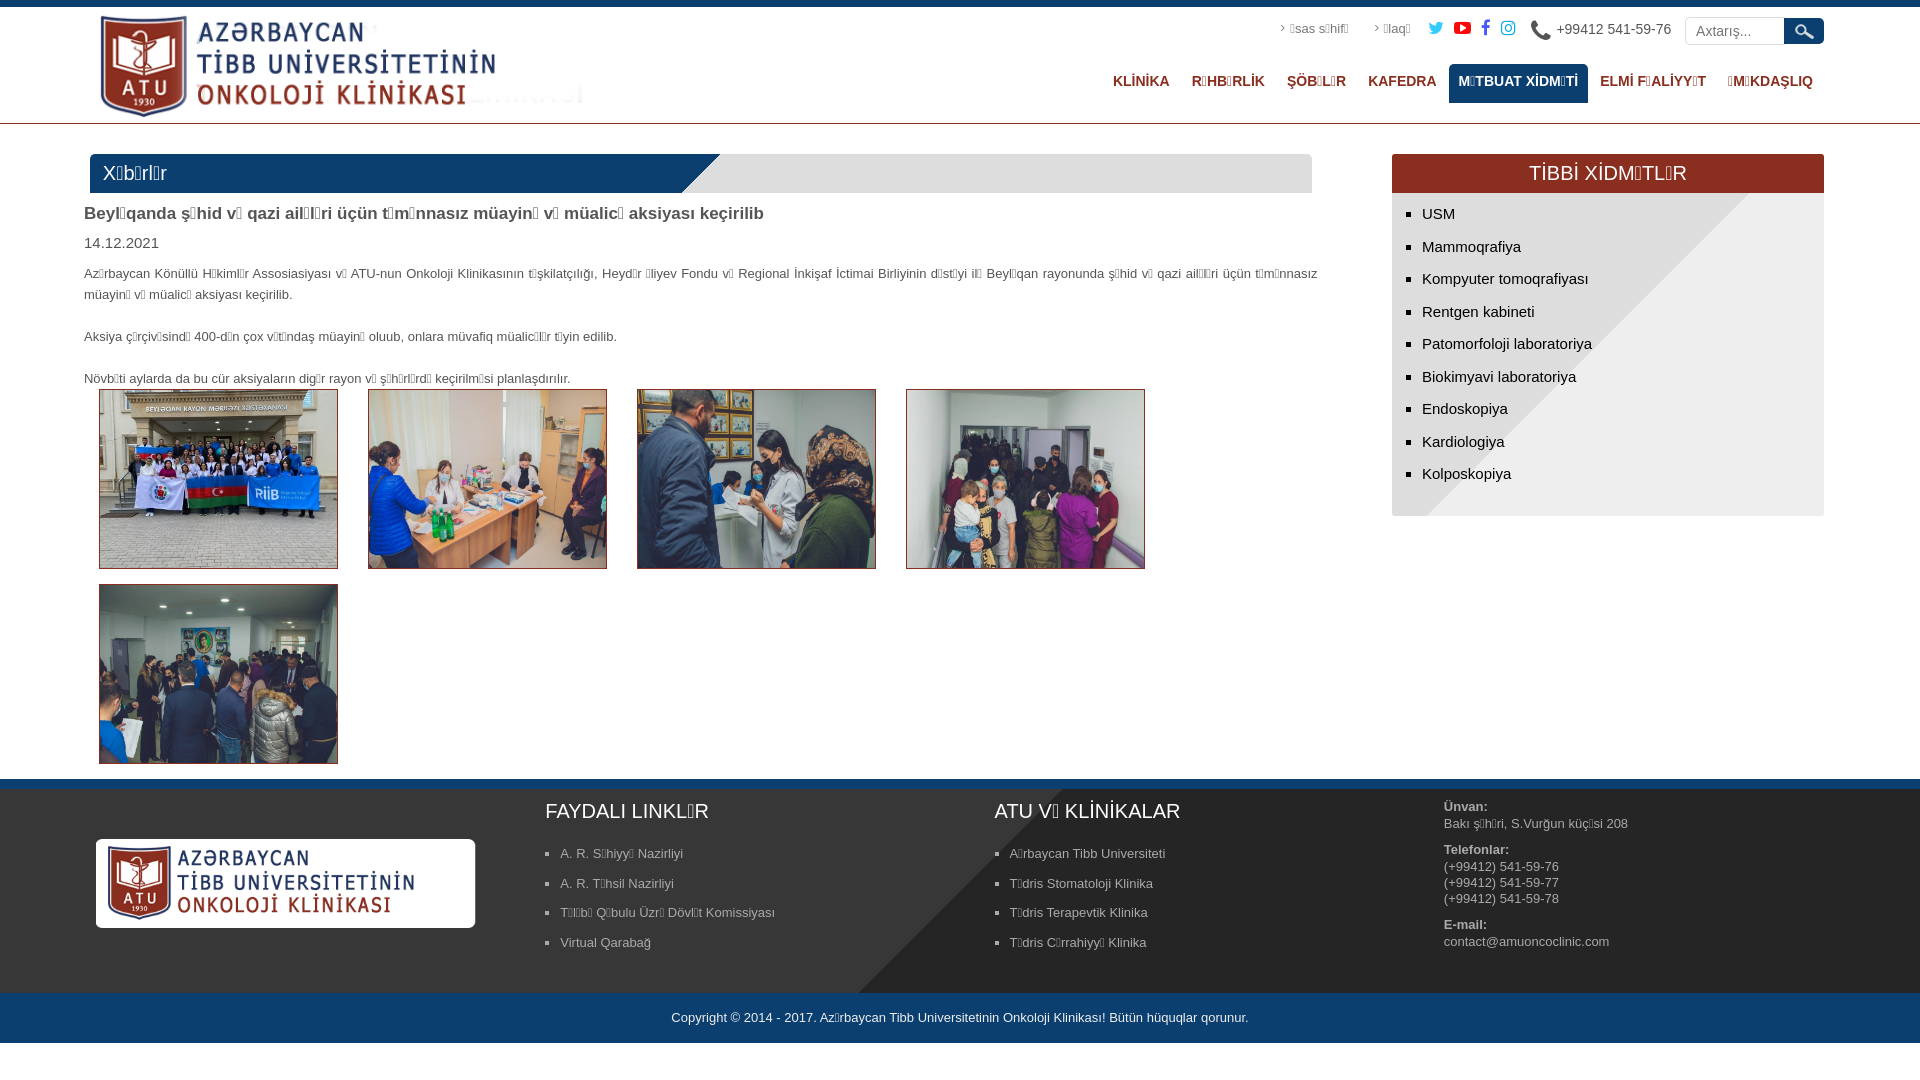 Image resolution: width=1920 pixels, height=1080 pixels. Describe the element at coordinates (1400, 82) in the screenshot. I see `'KAFEDRA'` at that location.